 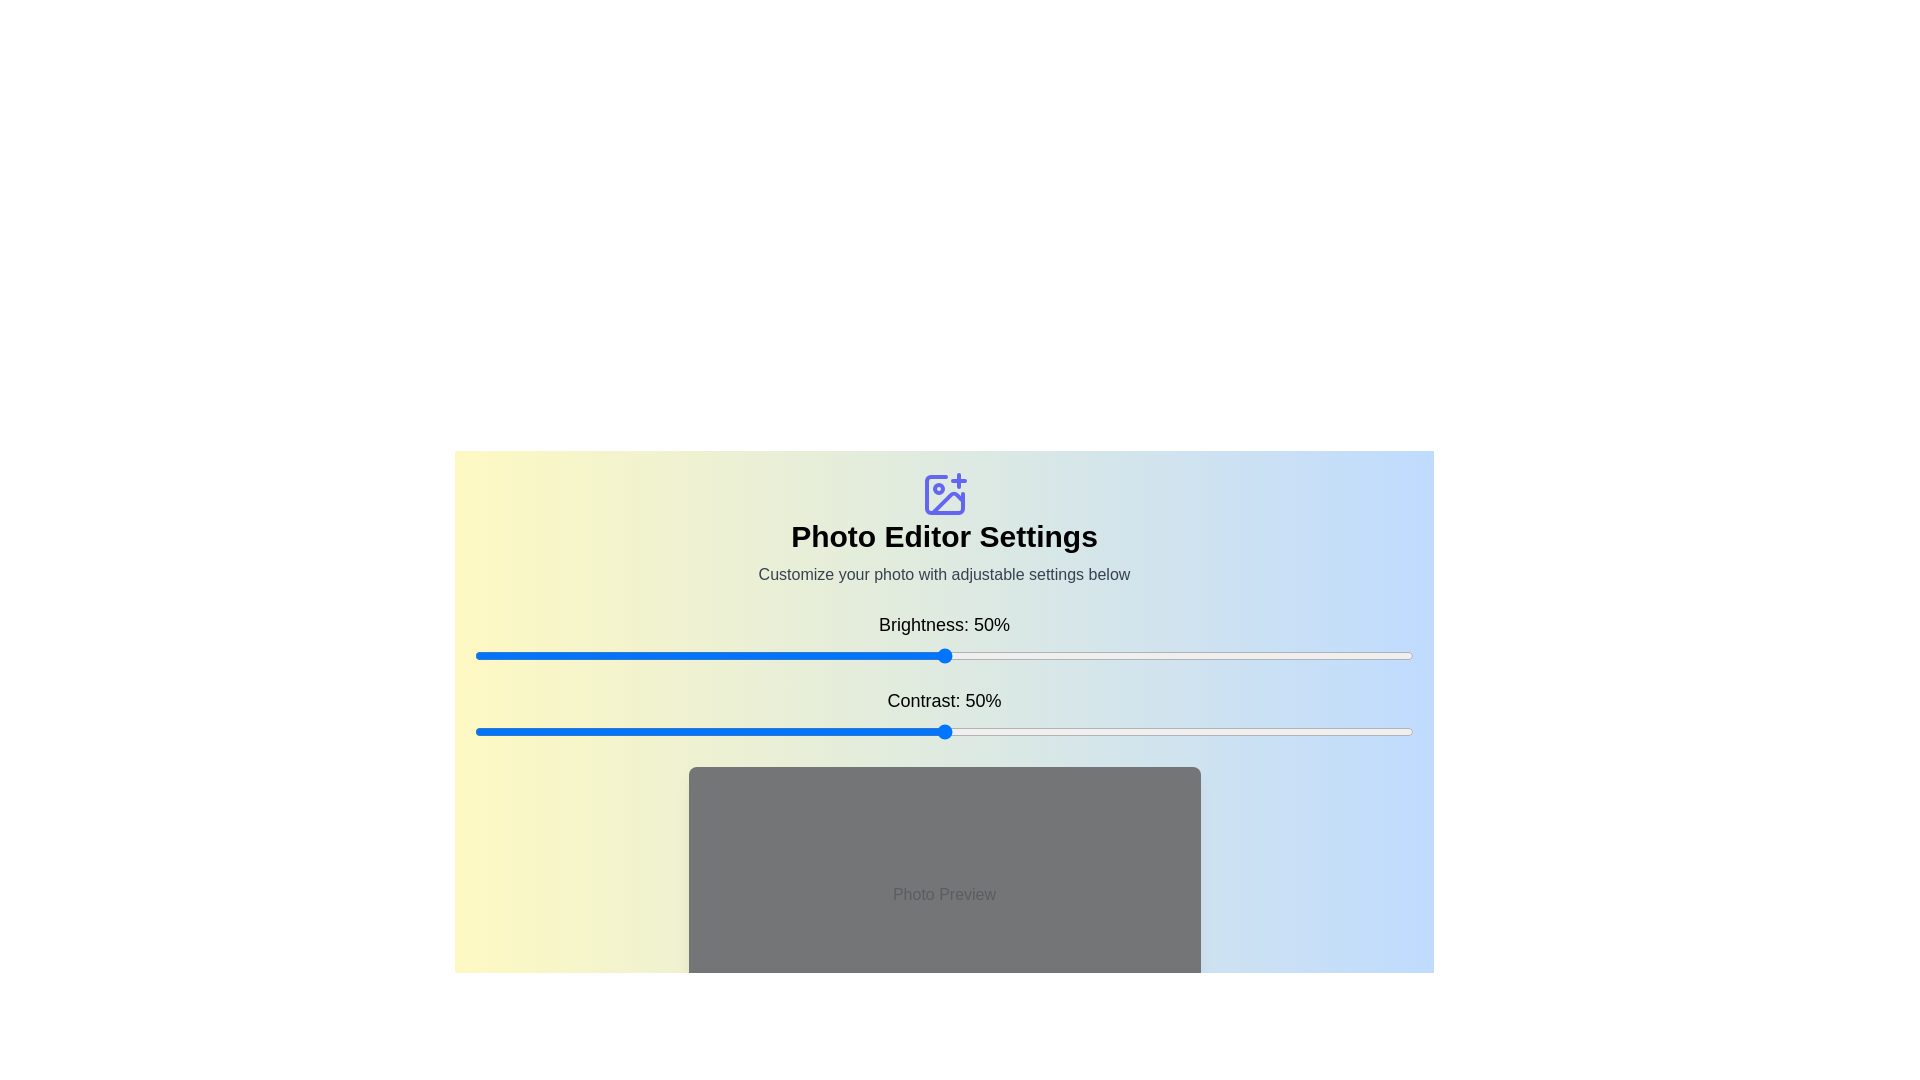 What do you see at coordinates (1338, 655) in the screenshot?
I see `the brightness slider to 92%` at bounding box center [1338, 655].